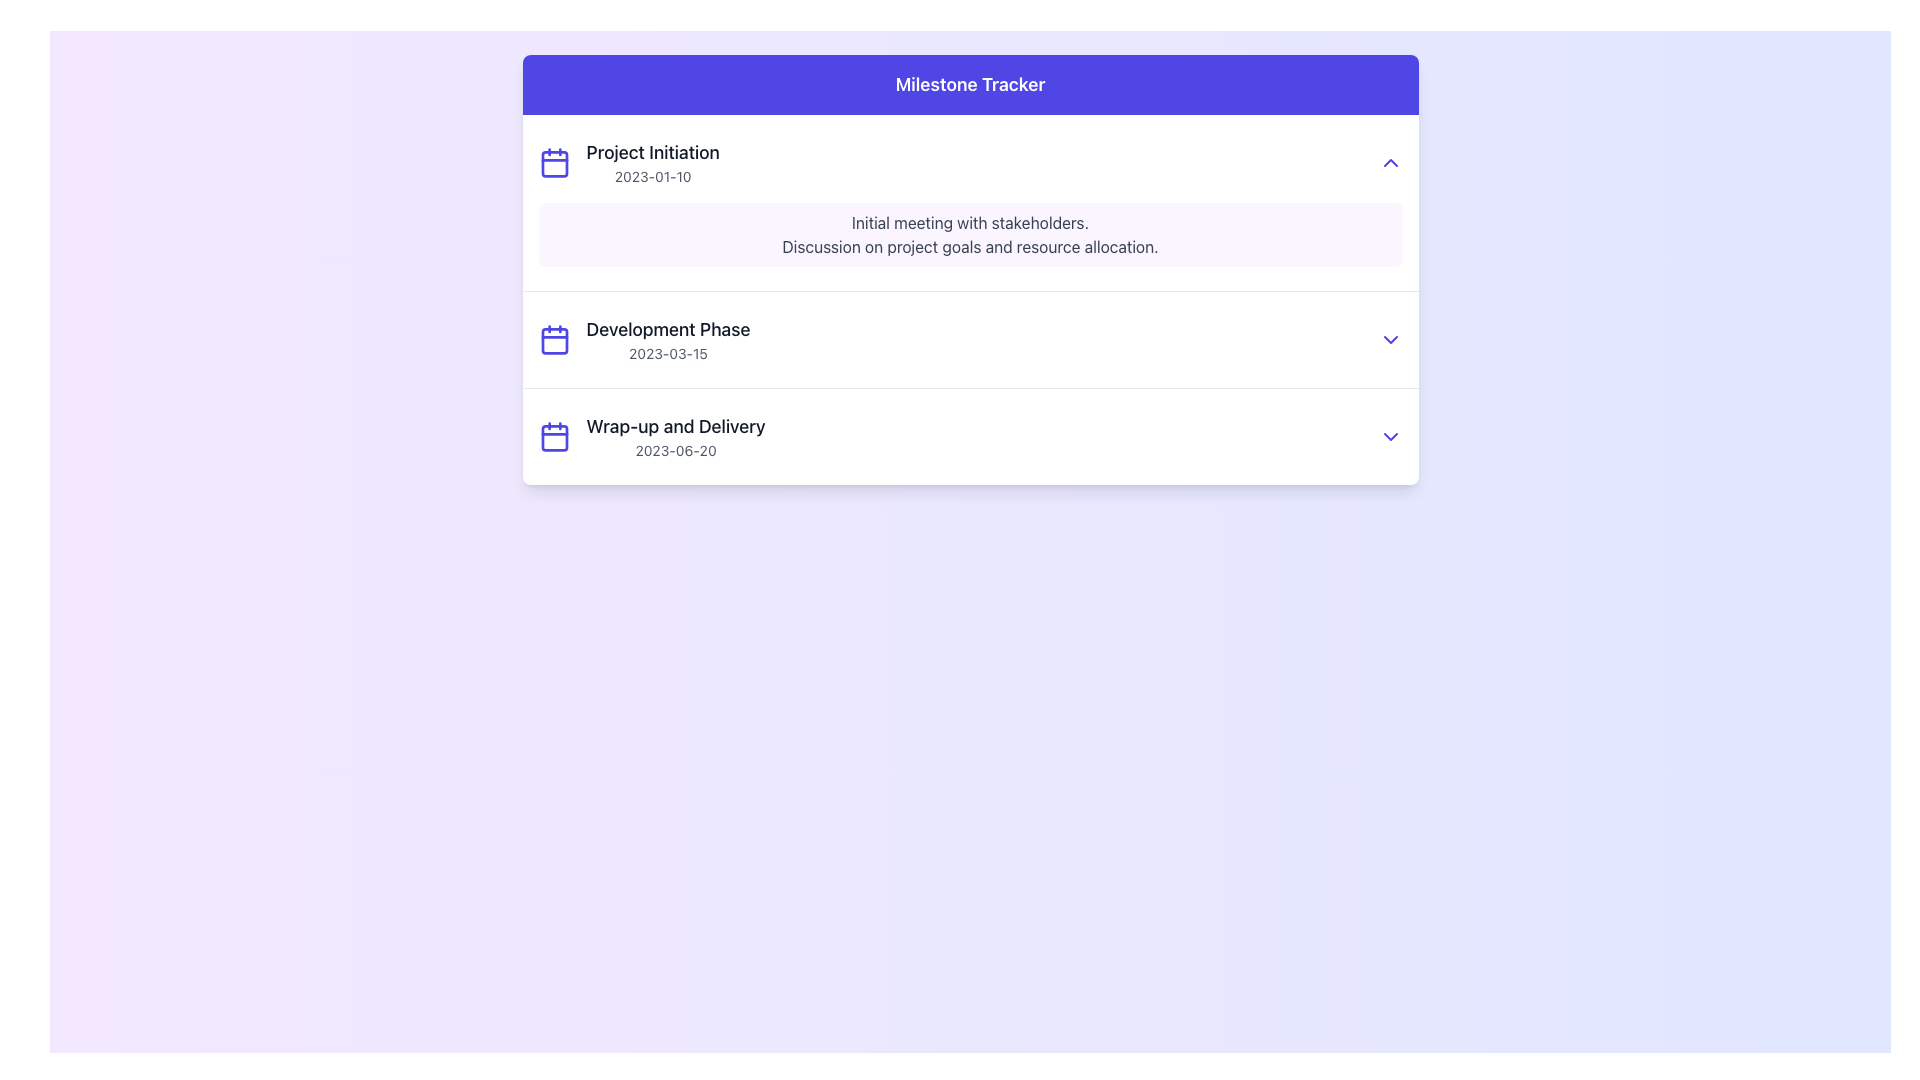  I want to click on the Milestone Entry that displays the milestone's name and date, located between 'Project Initiation' and 'Wrap-up and Delivery', so click(970, 338).